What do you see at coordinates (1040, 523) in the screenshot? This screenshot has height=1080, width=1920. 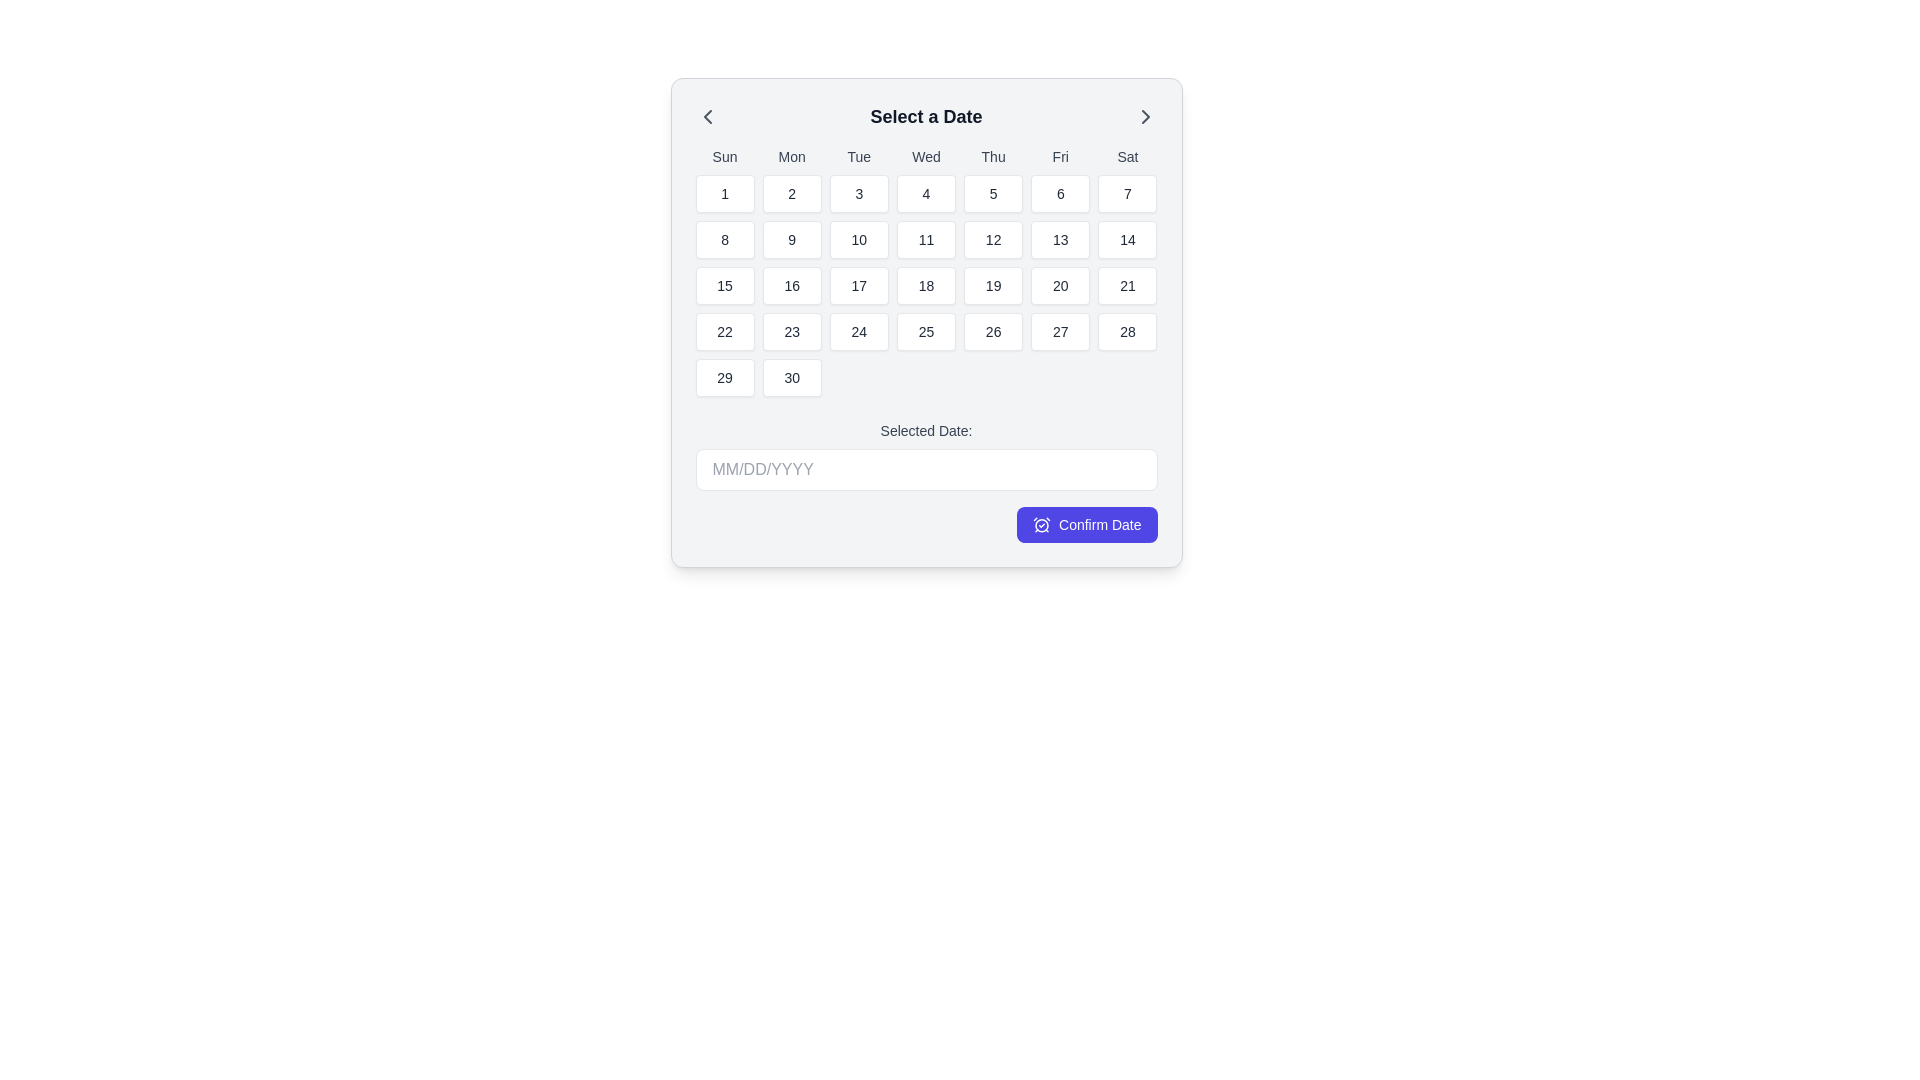 I see `the visual cue of the icon located to the left of the text in the 'Confirm Date' button` at bounding box center [1040, 523].